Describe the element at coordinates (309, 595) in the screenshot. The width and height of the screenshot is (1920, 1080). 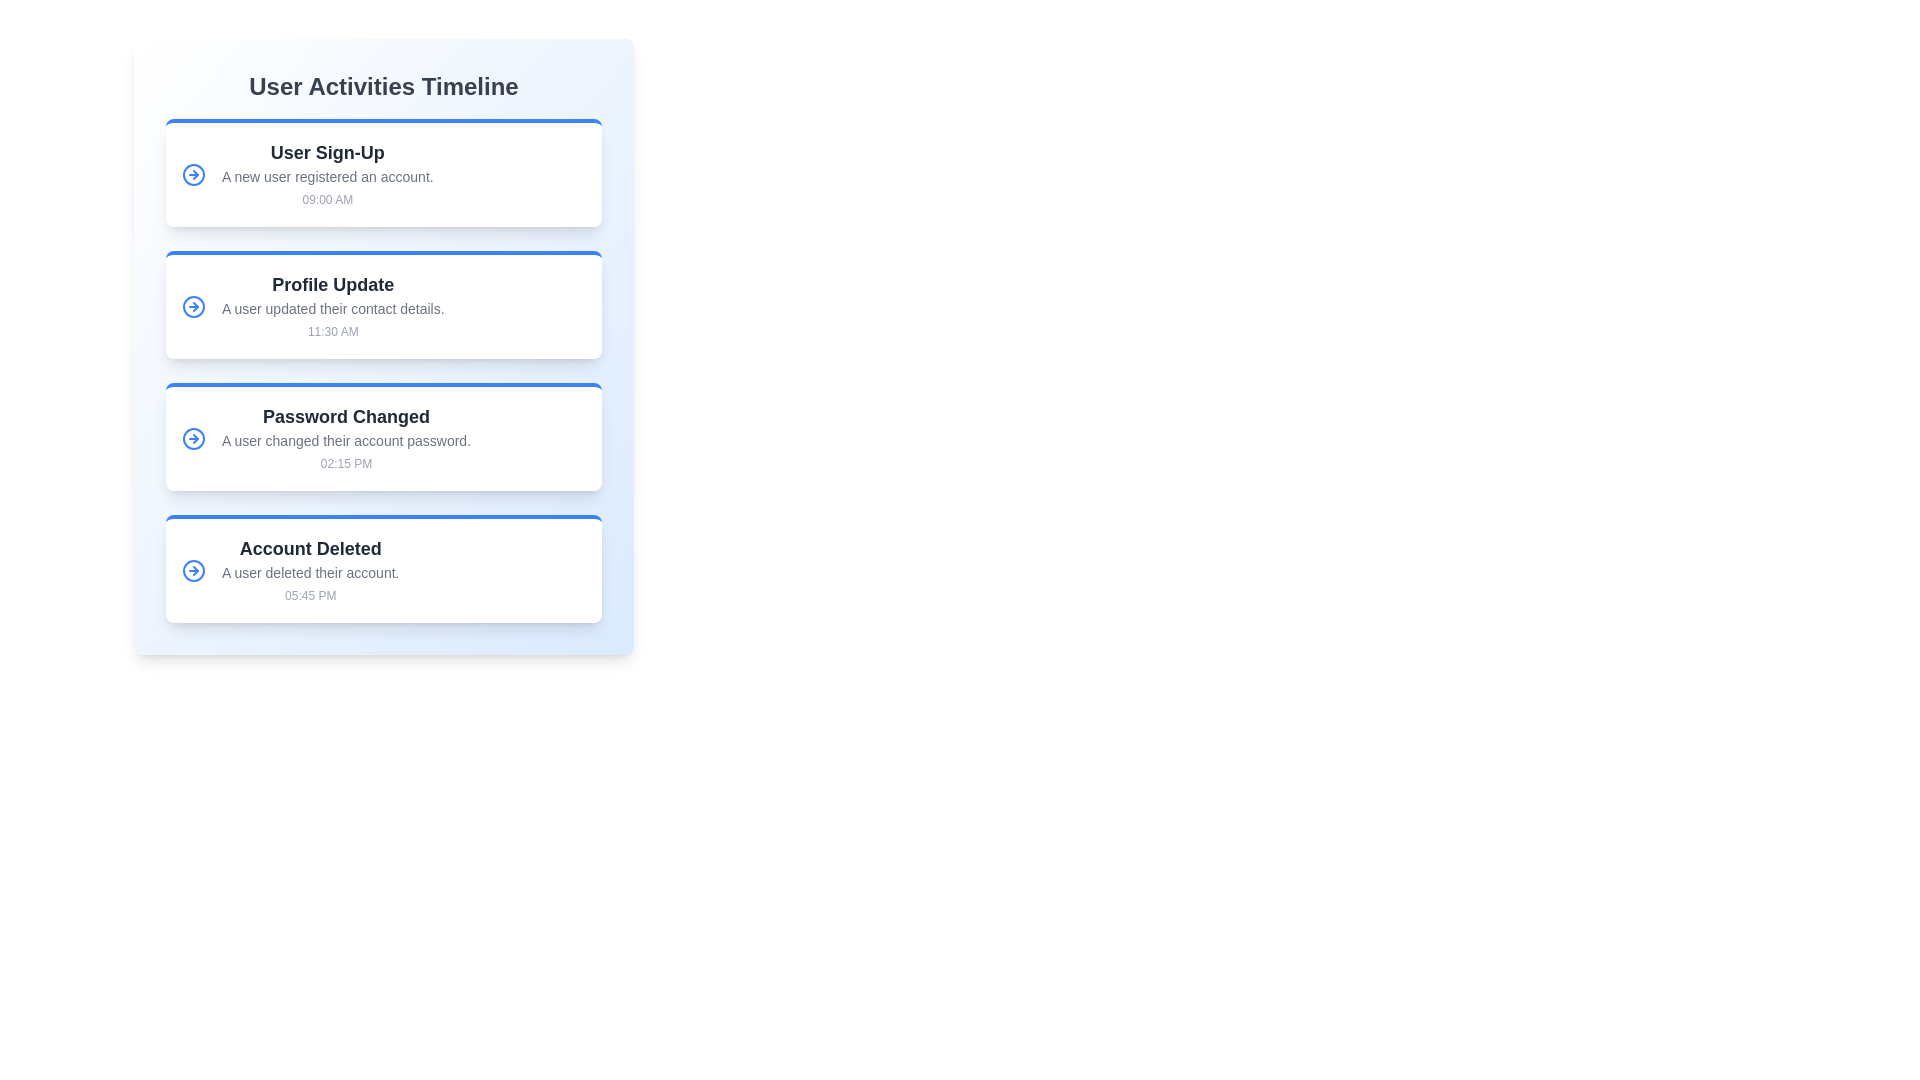
I see `the time display text label reading '05:45 PM' located at the bottom-right corner of the 'Account Deleted' card` at that location.